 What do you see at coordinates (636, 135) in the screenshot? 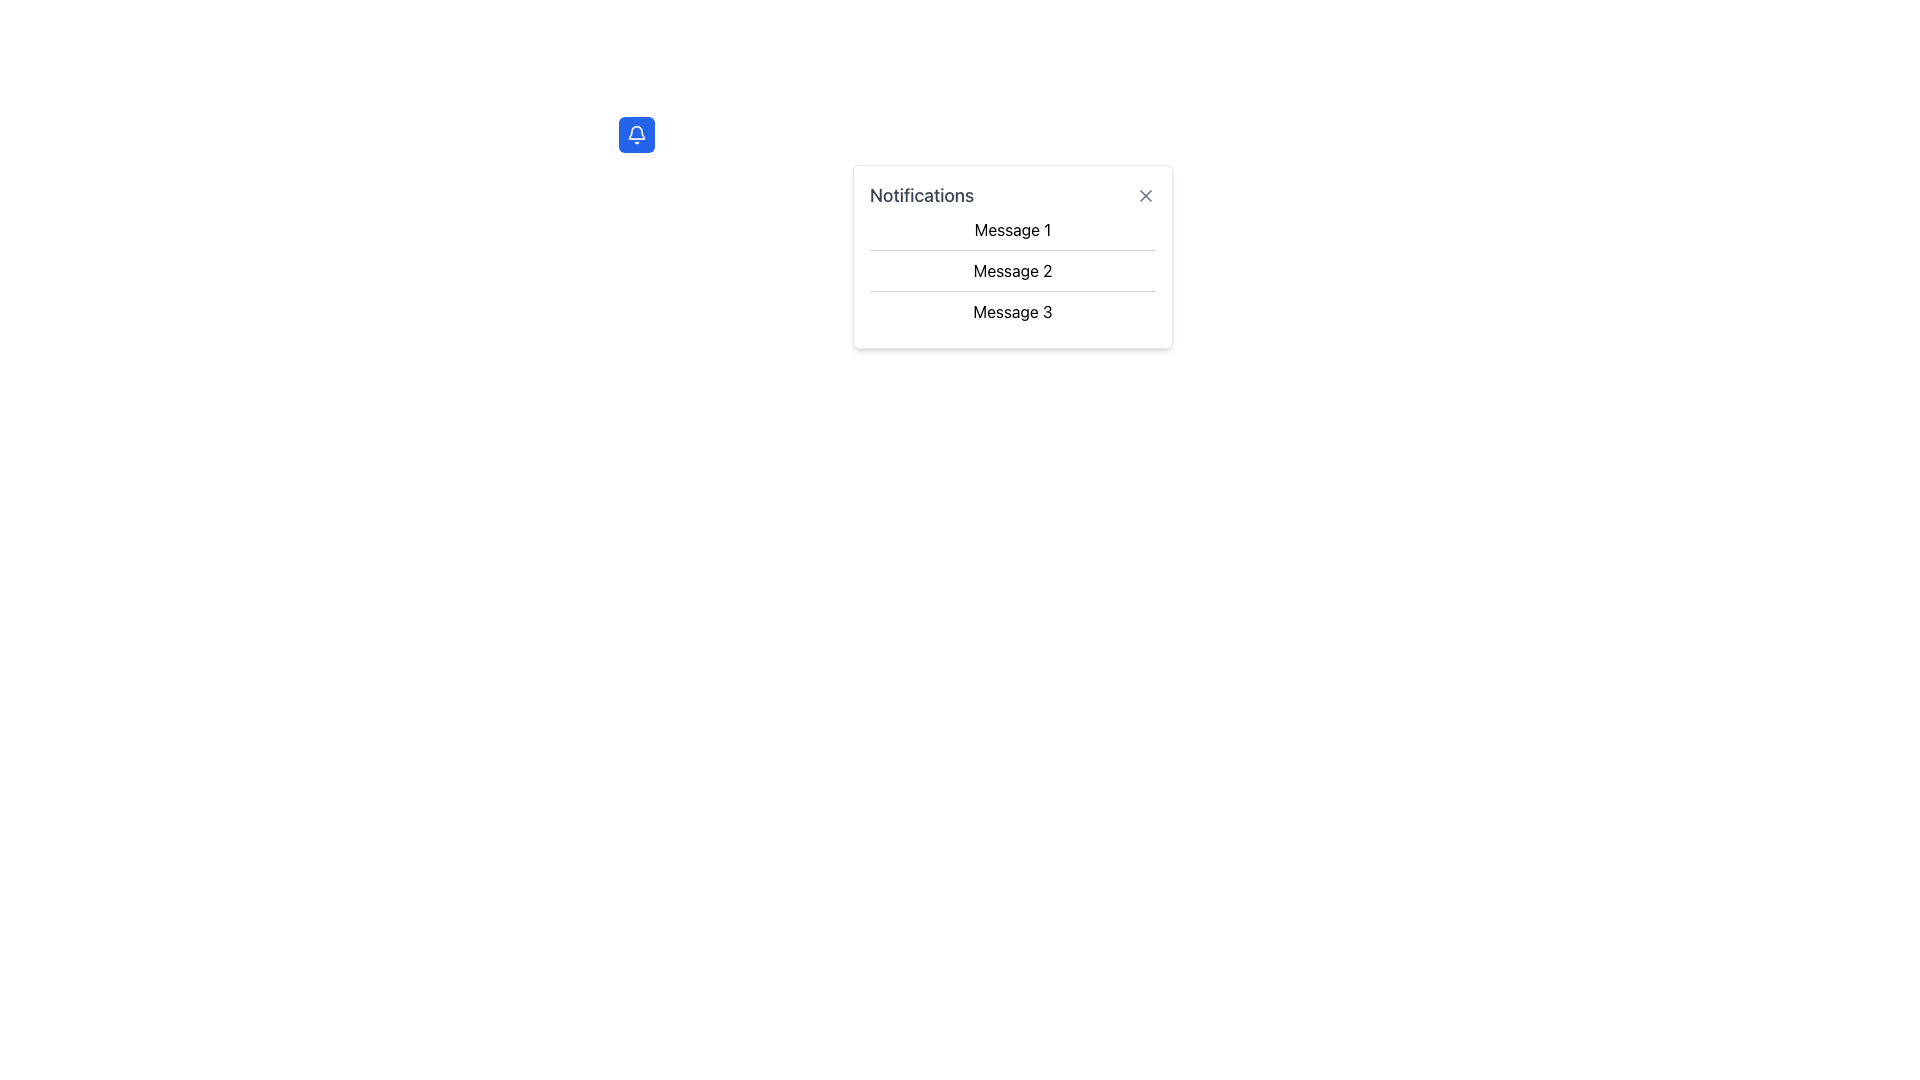
I see `the bell-shaped SVG icon with a blue background` at bounding box center [636, 135].